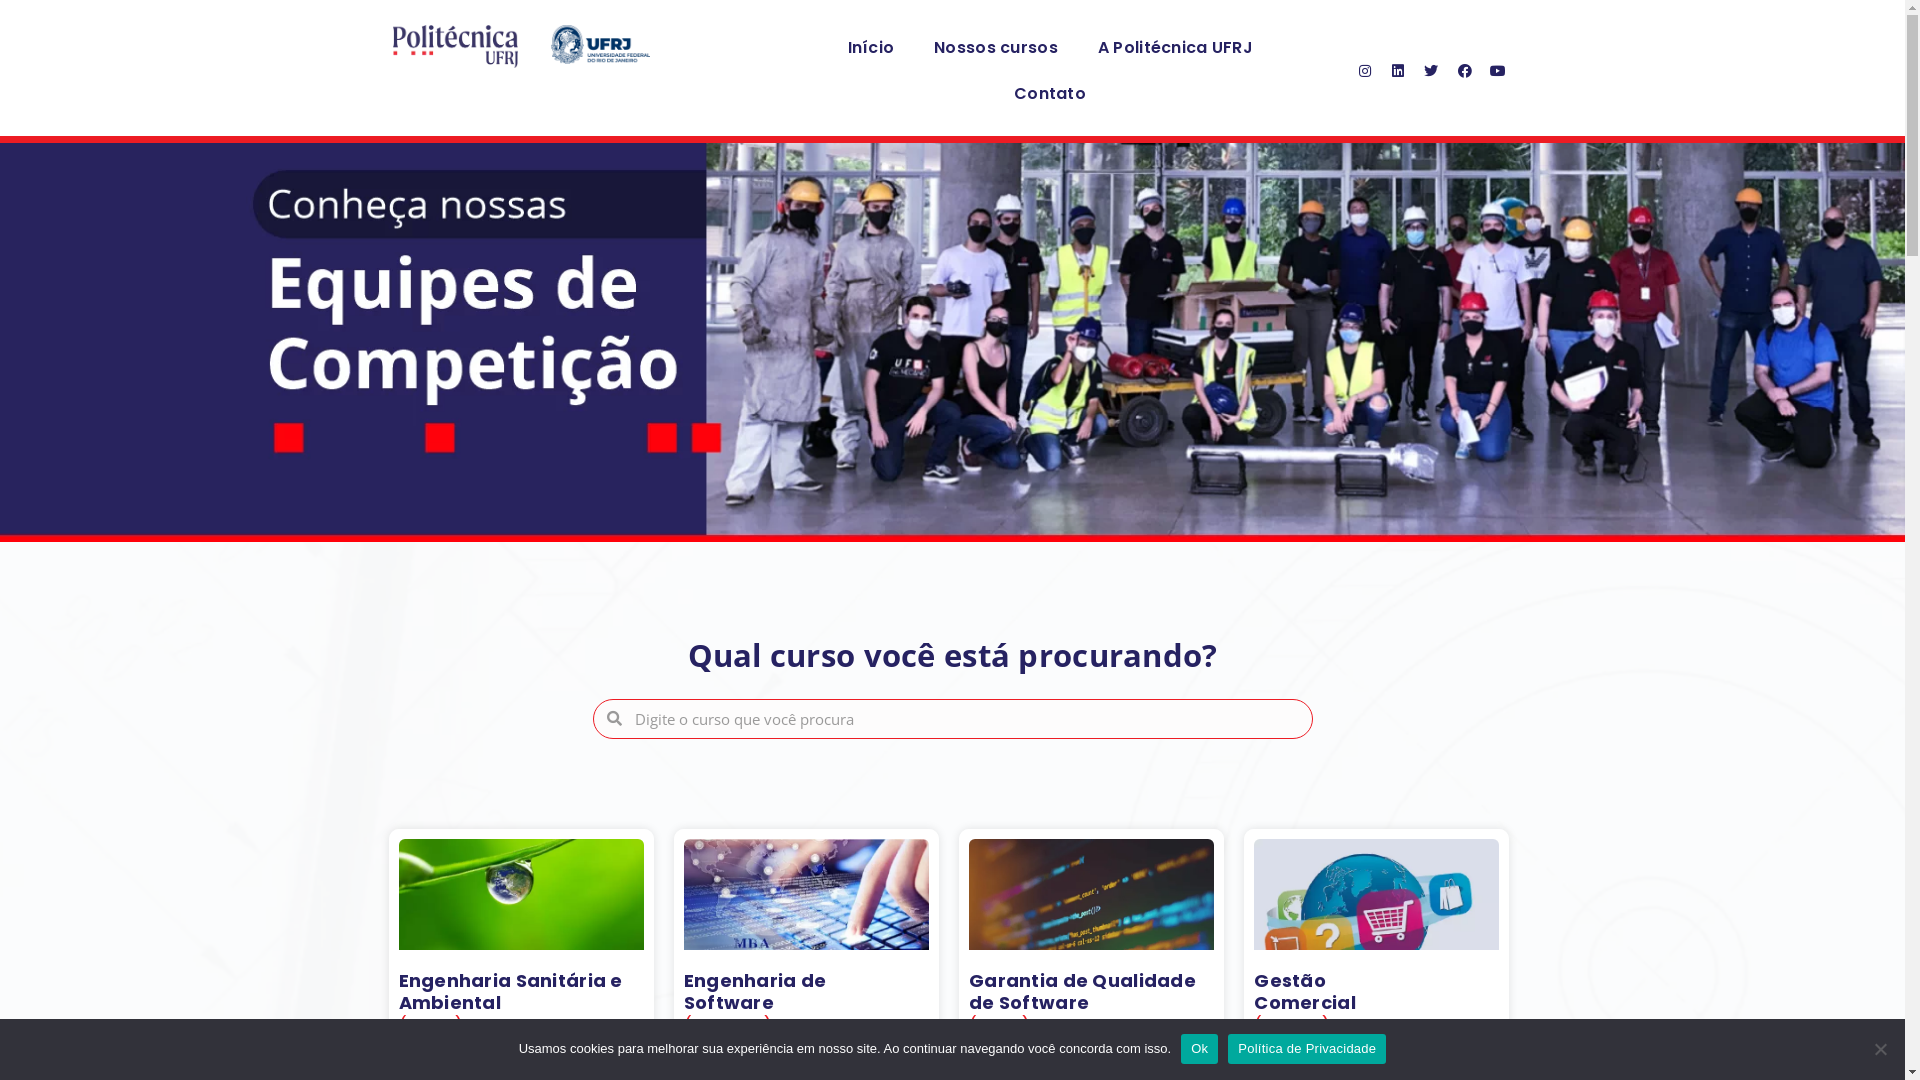  Describe the element at coordinates (1049, 93) in the screenshot. I see `'Contato'` at that location.